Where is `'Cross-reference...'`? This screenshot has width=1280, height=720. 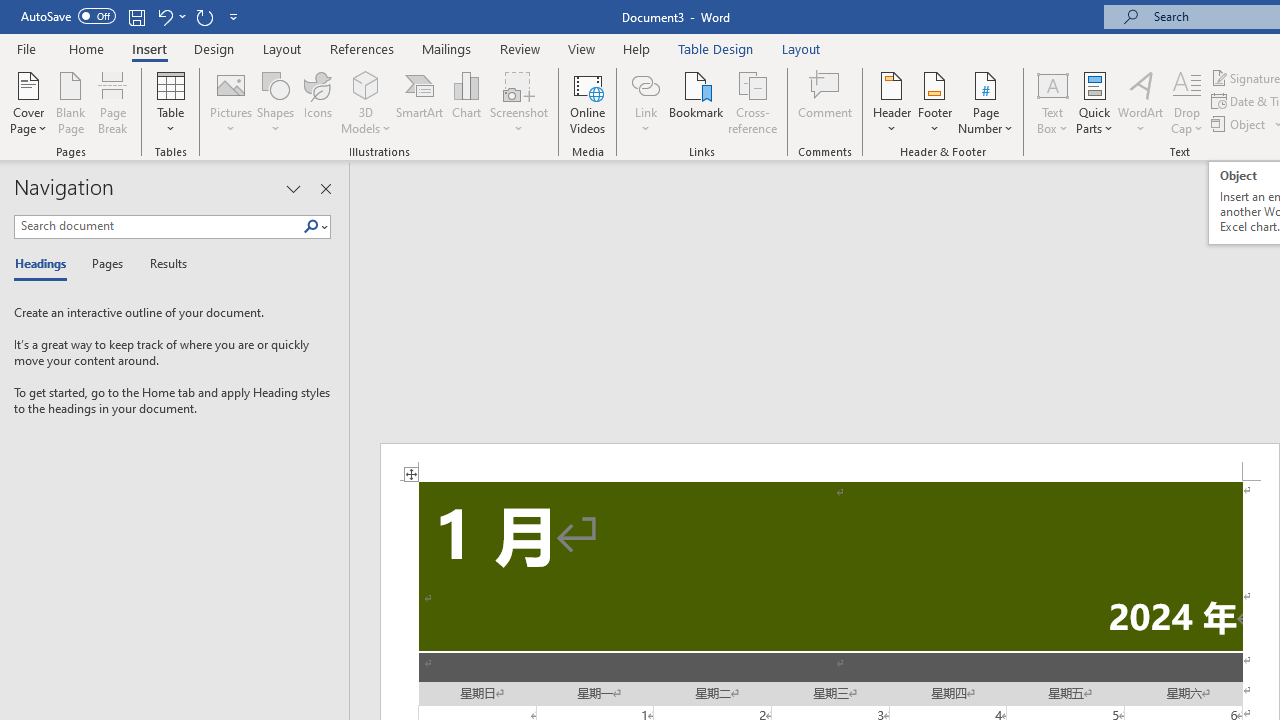 'Cross-reference...' is located at coordinates (751, 103).